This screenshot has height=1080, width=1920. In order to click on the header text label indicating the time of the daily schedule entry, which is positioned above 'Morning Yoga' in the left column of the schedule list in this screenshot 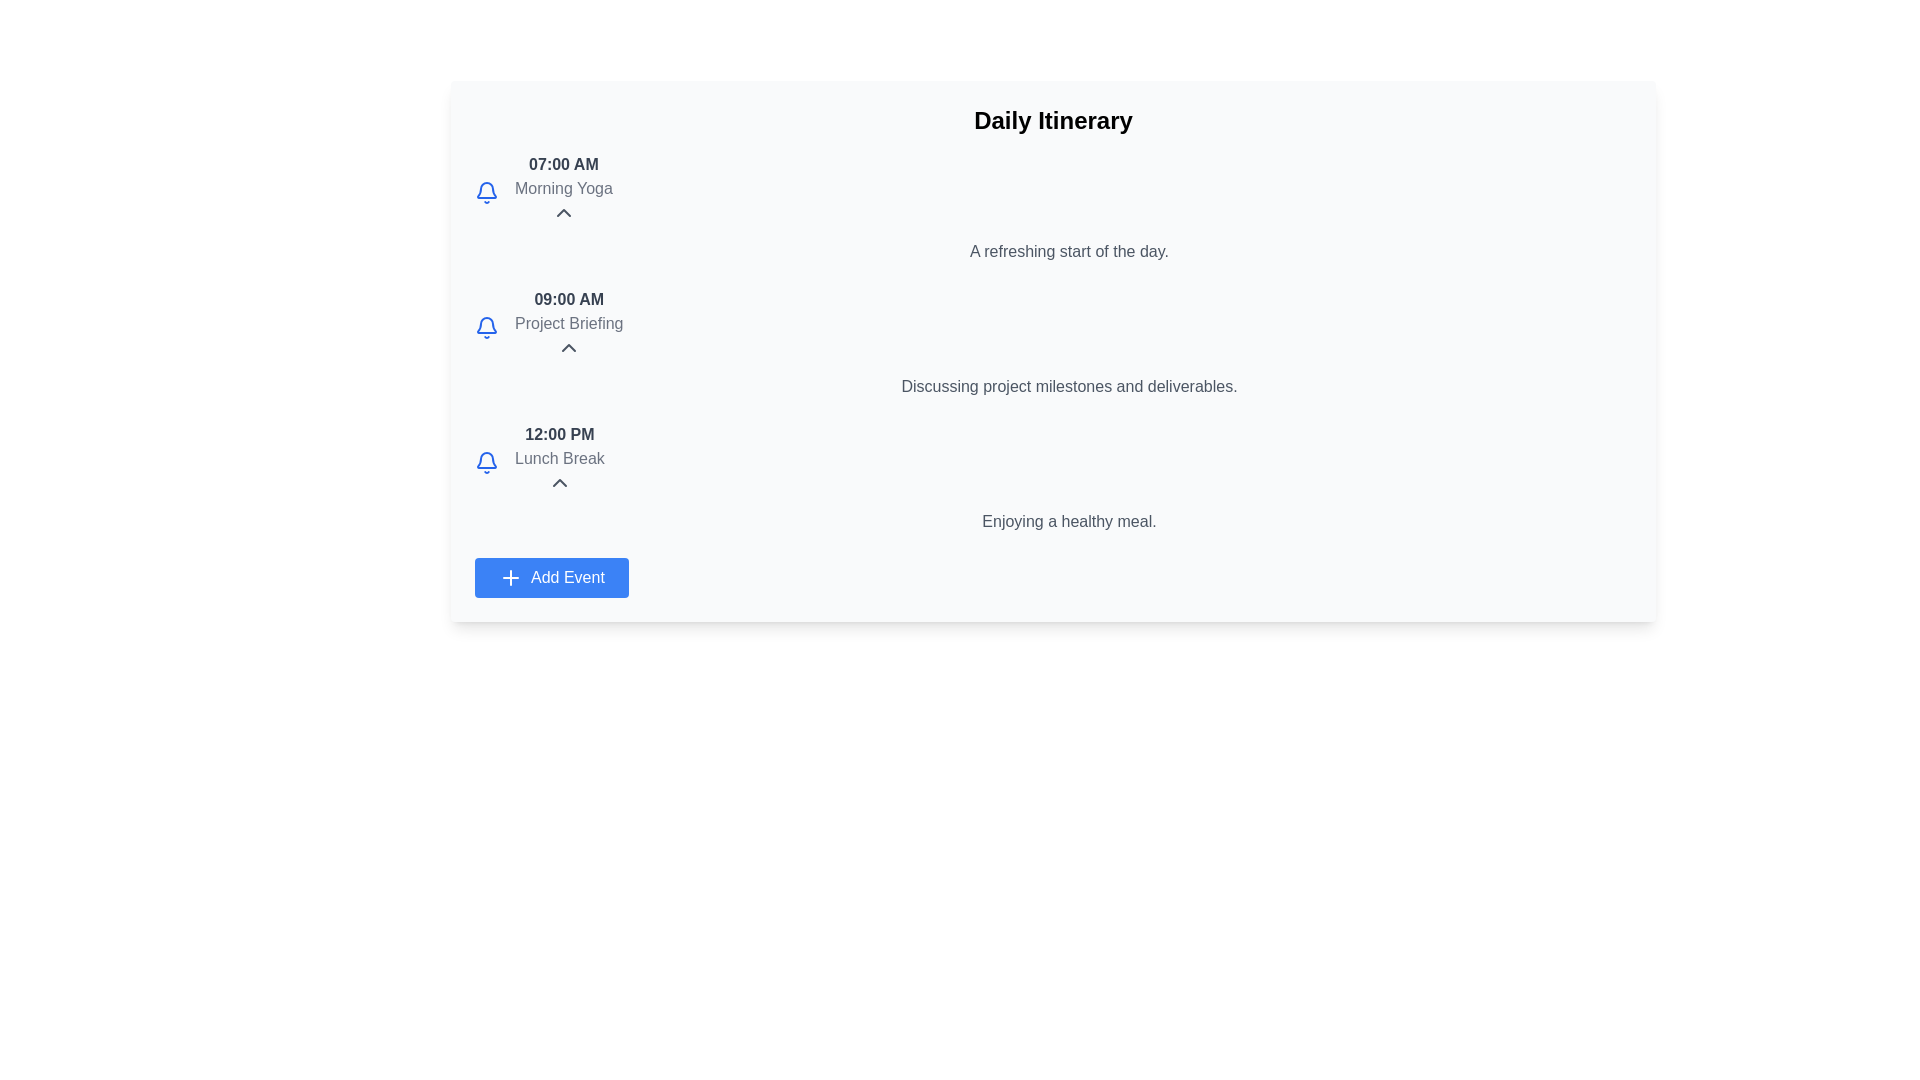, I will do `click(562, 164)`.